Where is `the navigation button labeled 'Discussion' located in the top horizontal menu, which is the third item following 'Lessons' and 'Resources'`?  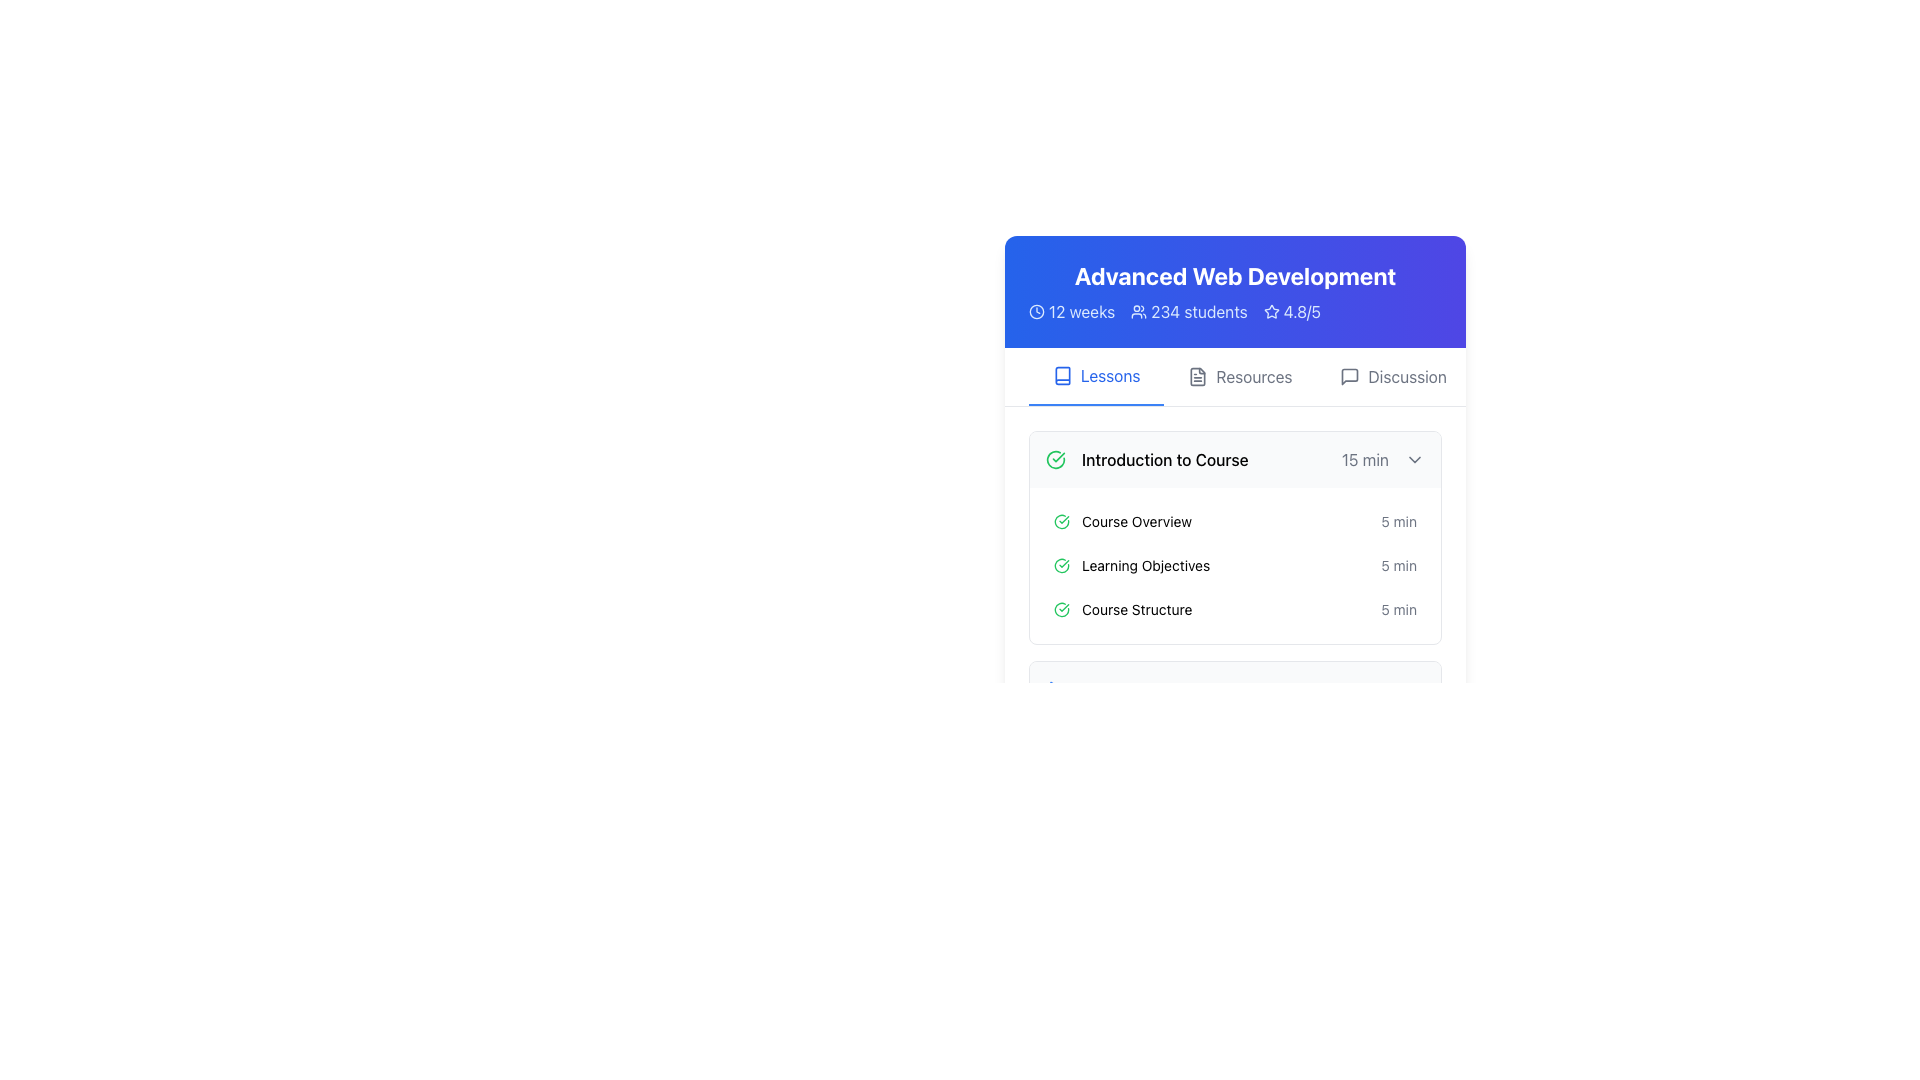 the navigation button labeled 'Discussion' located in the top horizontal menu, which is the third item following 'Lessons' and 'Resources' is located at coordinates (1392, 377).